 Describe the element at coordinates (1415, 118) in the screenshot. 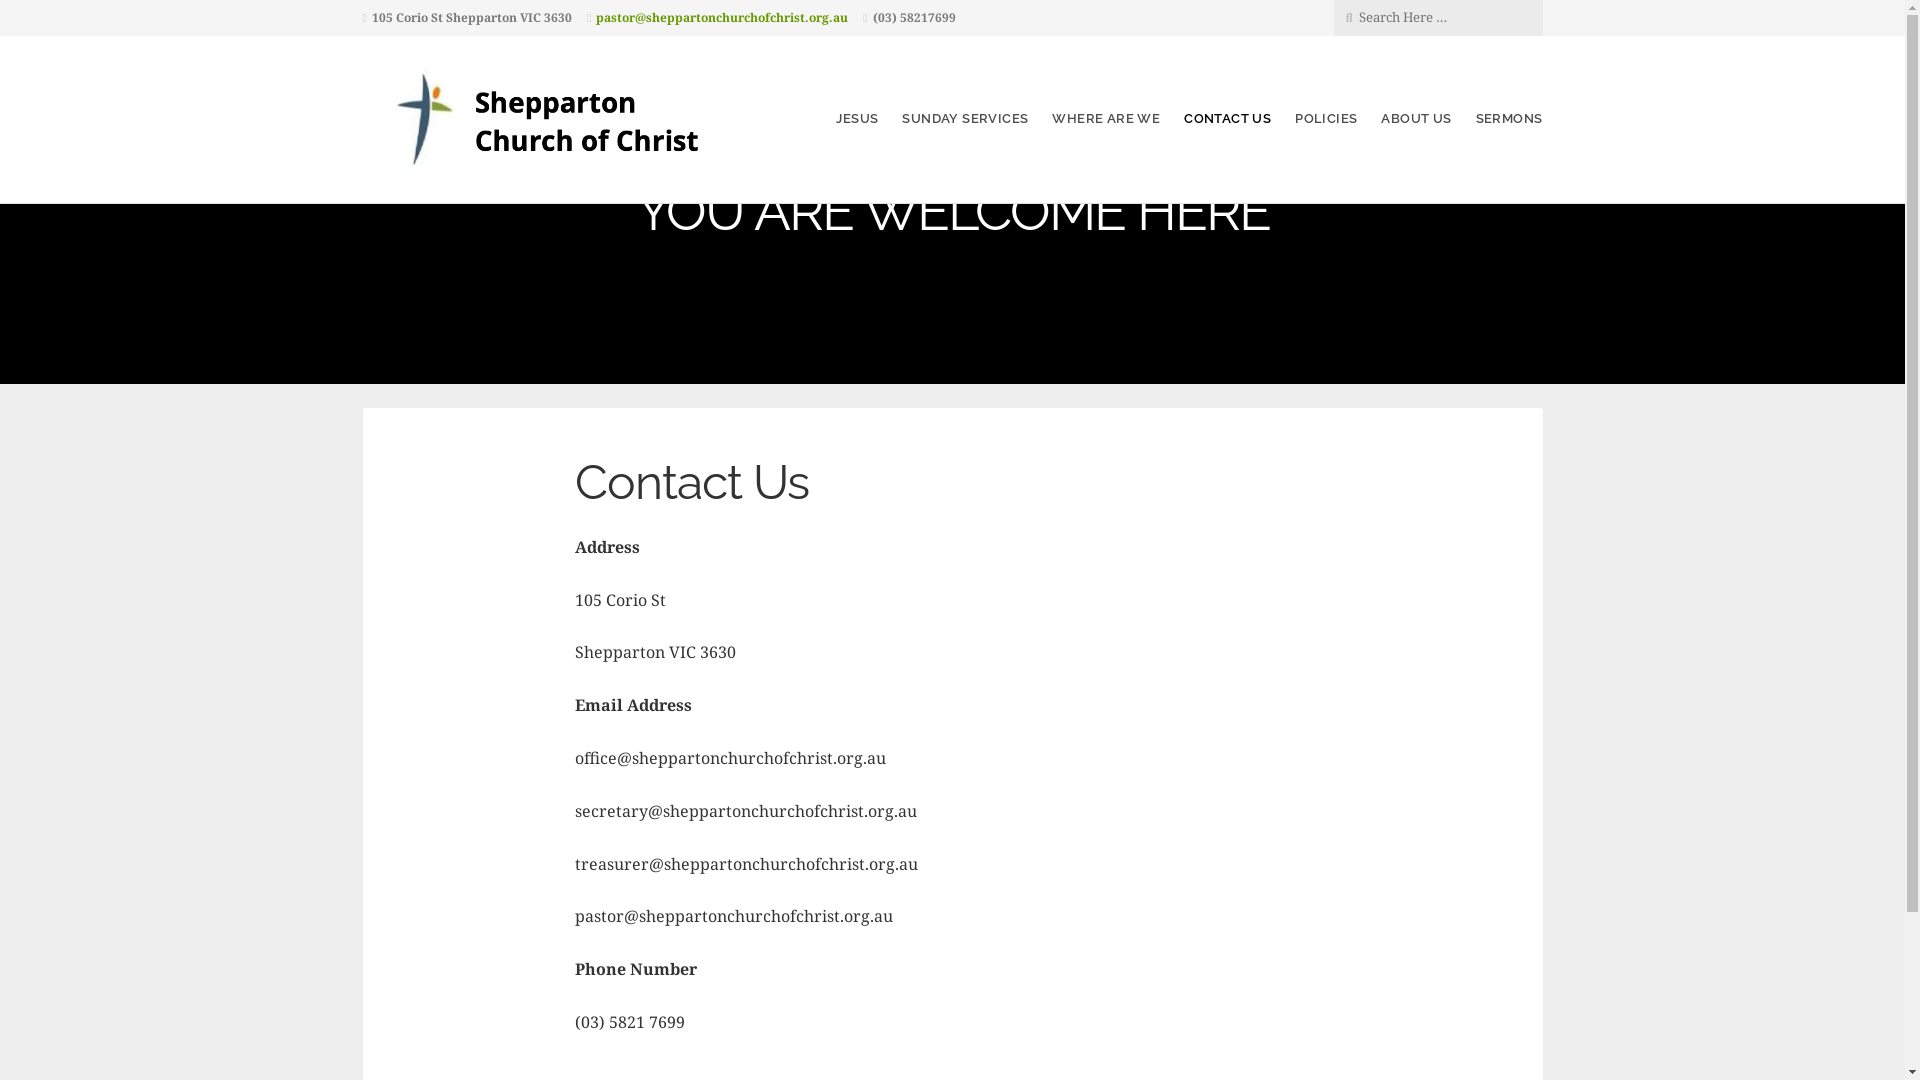

I see `'ABOUT US'` at that location.